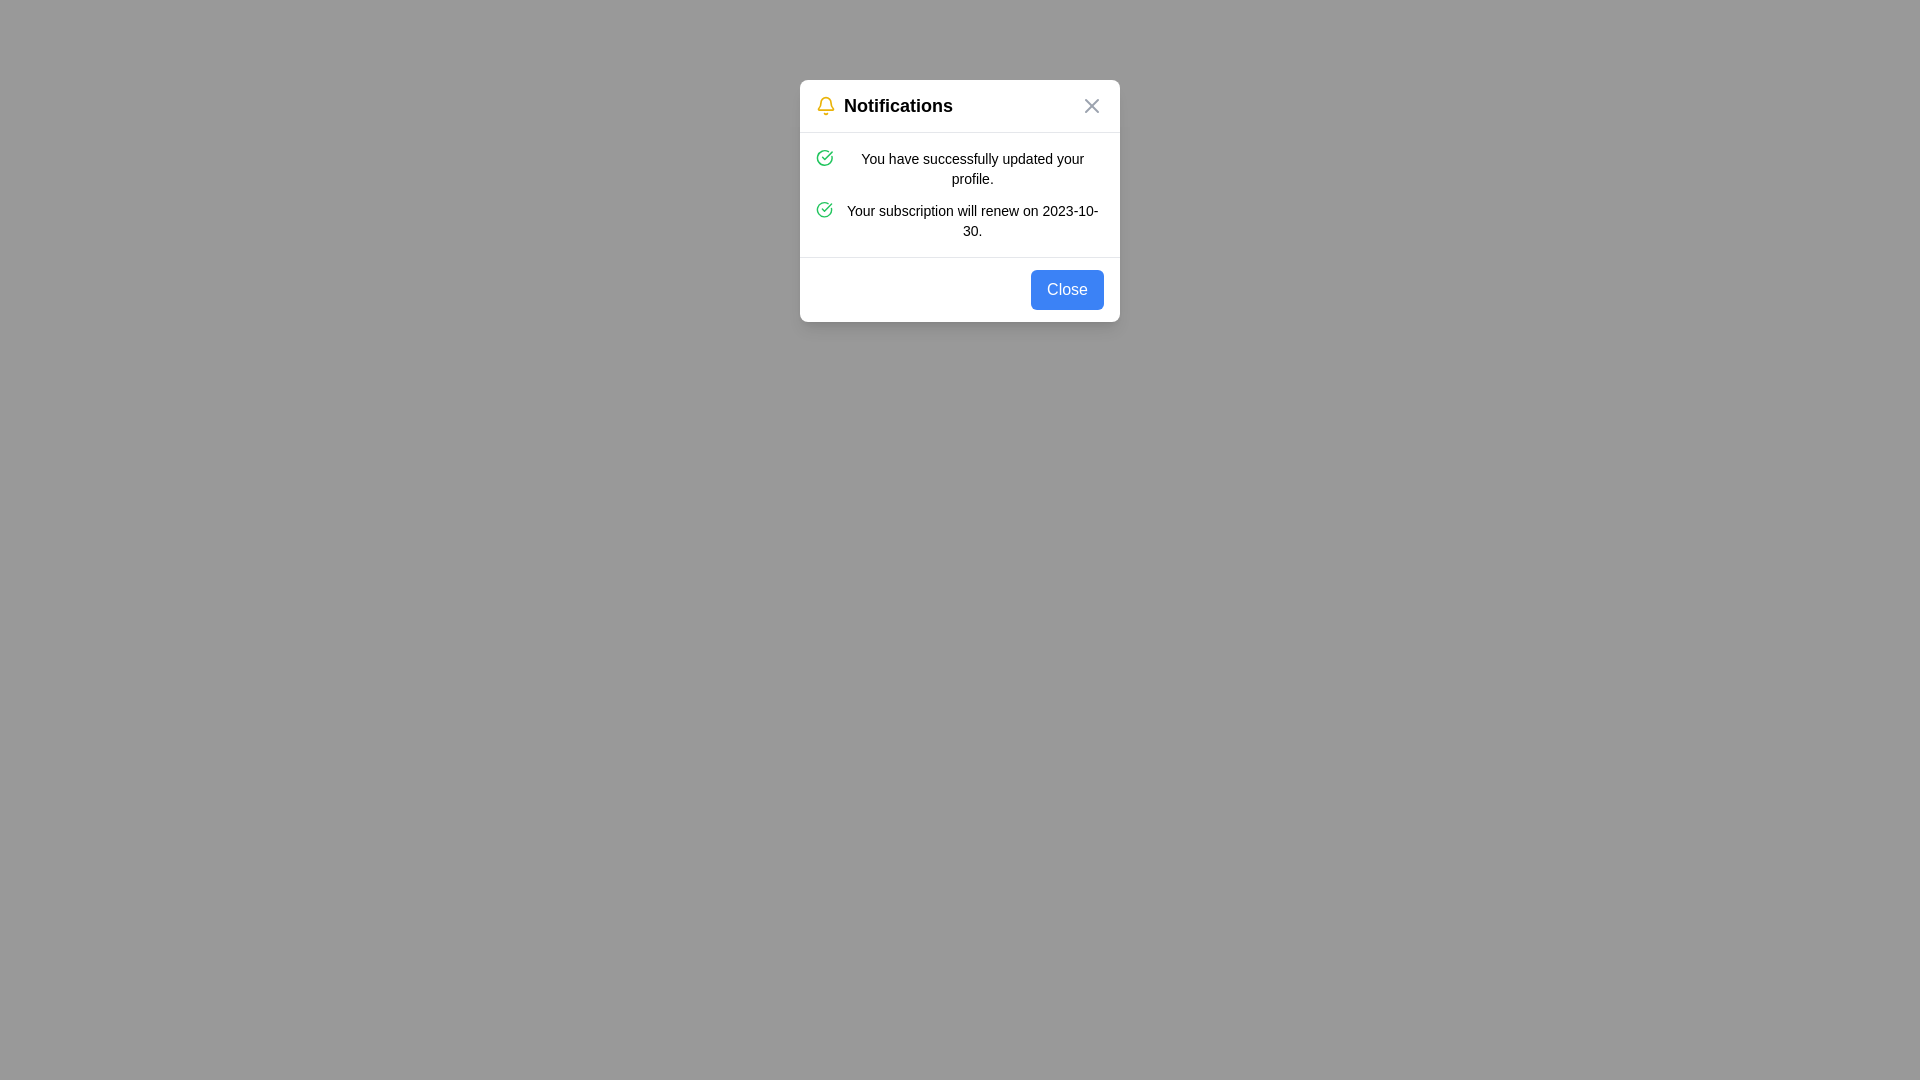  I want to click on the 'Notifications' text element with a yellow bell icon located at the top-center of the notification dialog, so click(883, 105).